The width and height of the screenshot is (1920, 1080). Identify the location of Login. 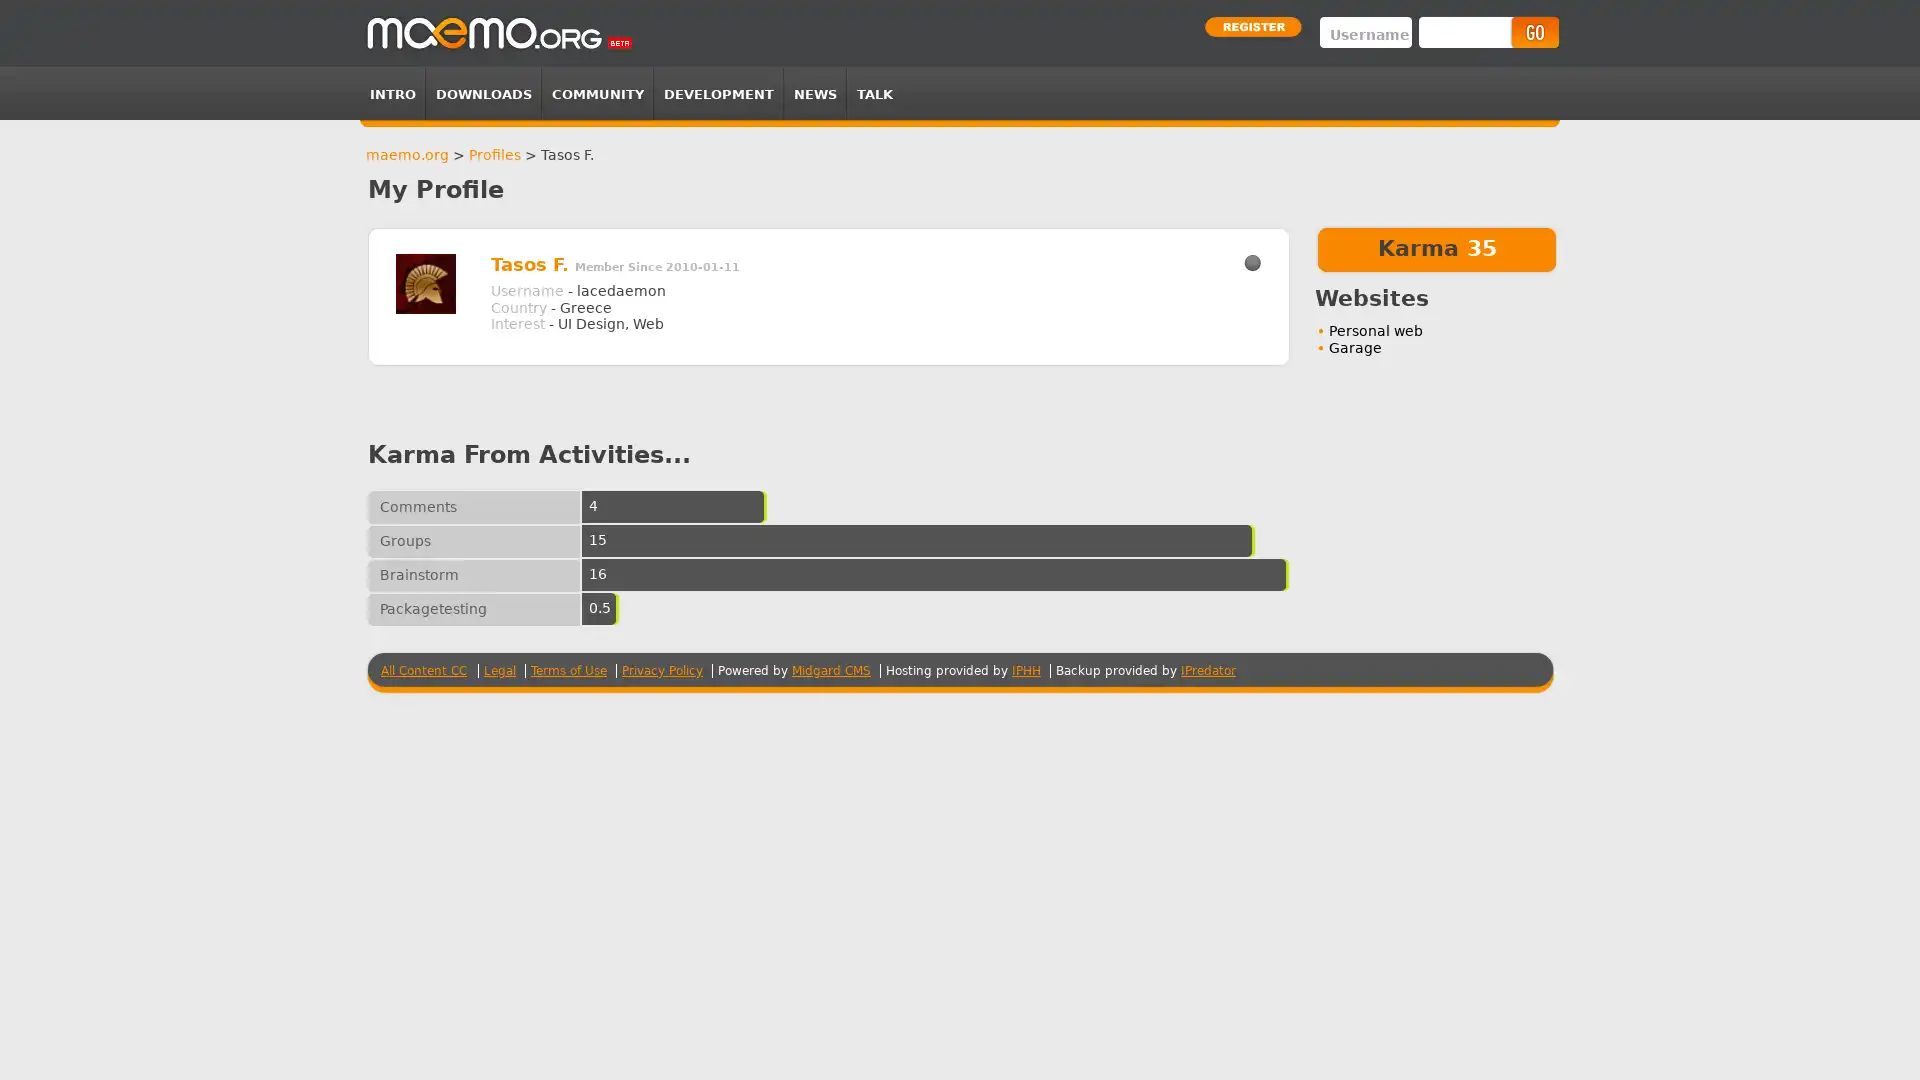
(1533, 32).